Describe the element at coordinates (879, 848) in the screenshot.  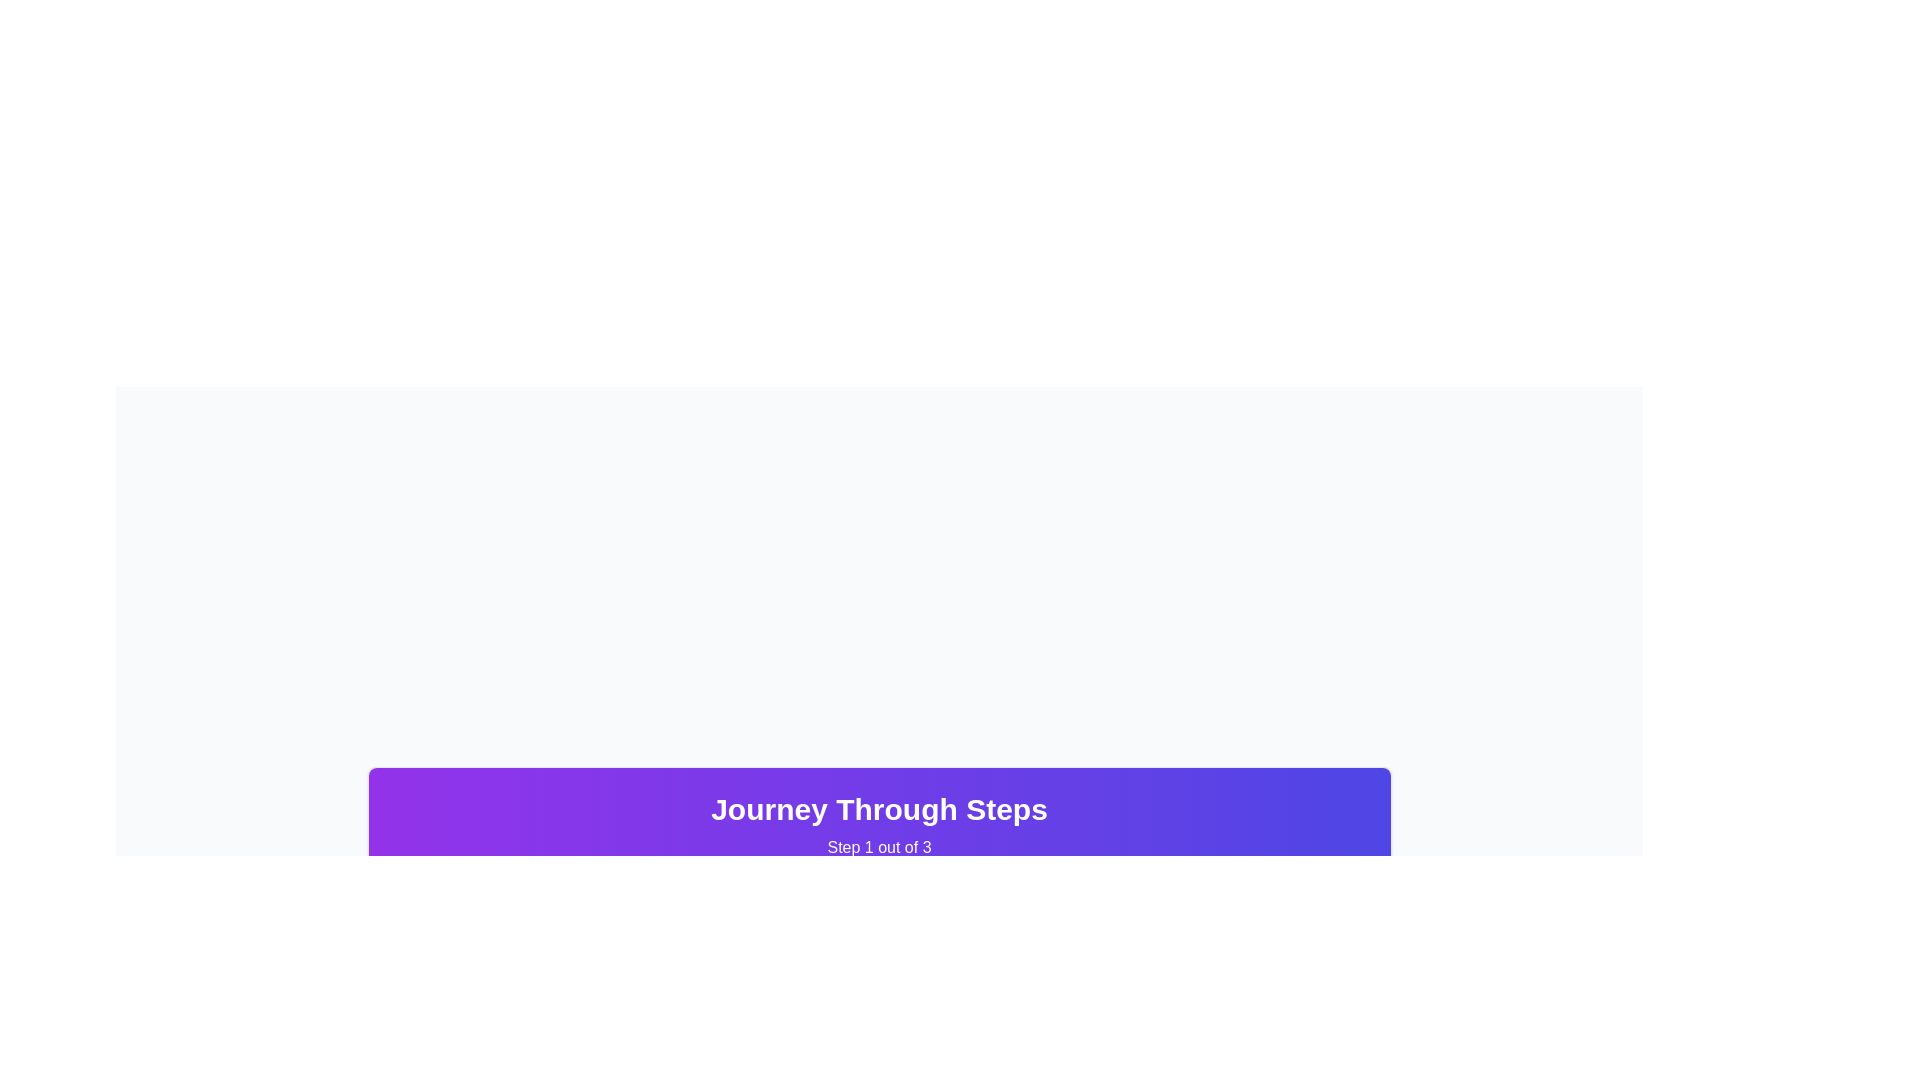
I see `the text label reading 'Step 1 out of 3' which is displayed in a light-colored font against a gradient purple-to-indigo background, positioned below a larger label 'Journey Through Steps'` at that location.